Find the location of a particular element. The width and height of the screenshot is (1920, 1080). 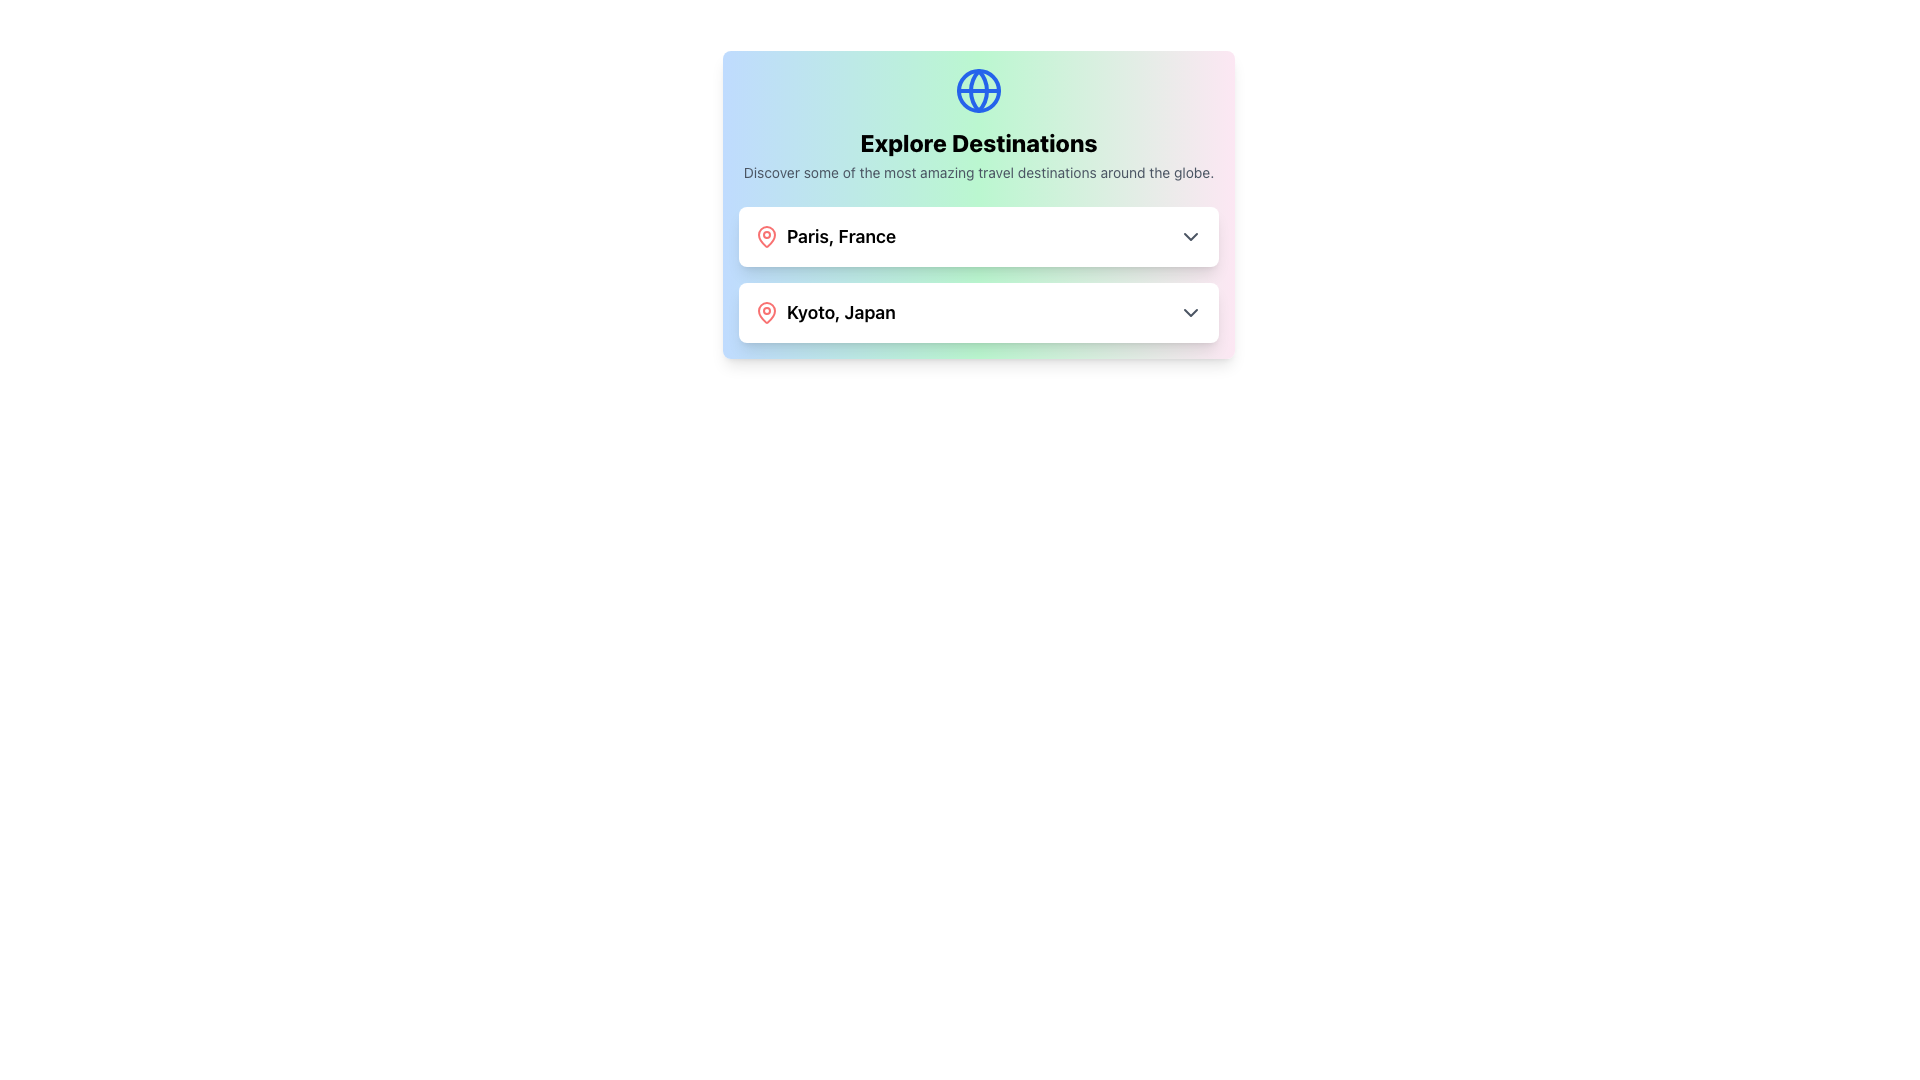

the dropdown selector option labeled 'Kyoto, Japan' is located at coordinates (979, 312).